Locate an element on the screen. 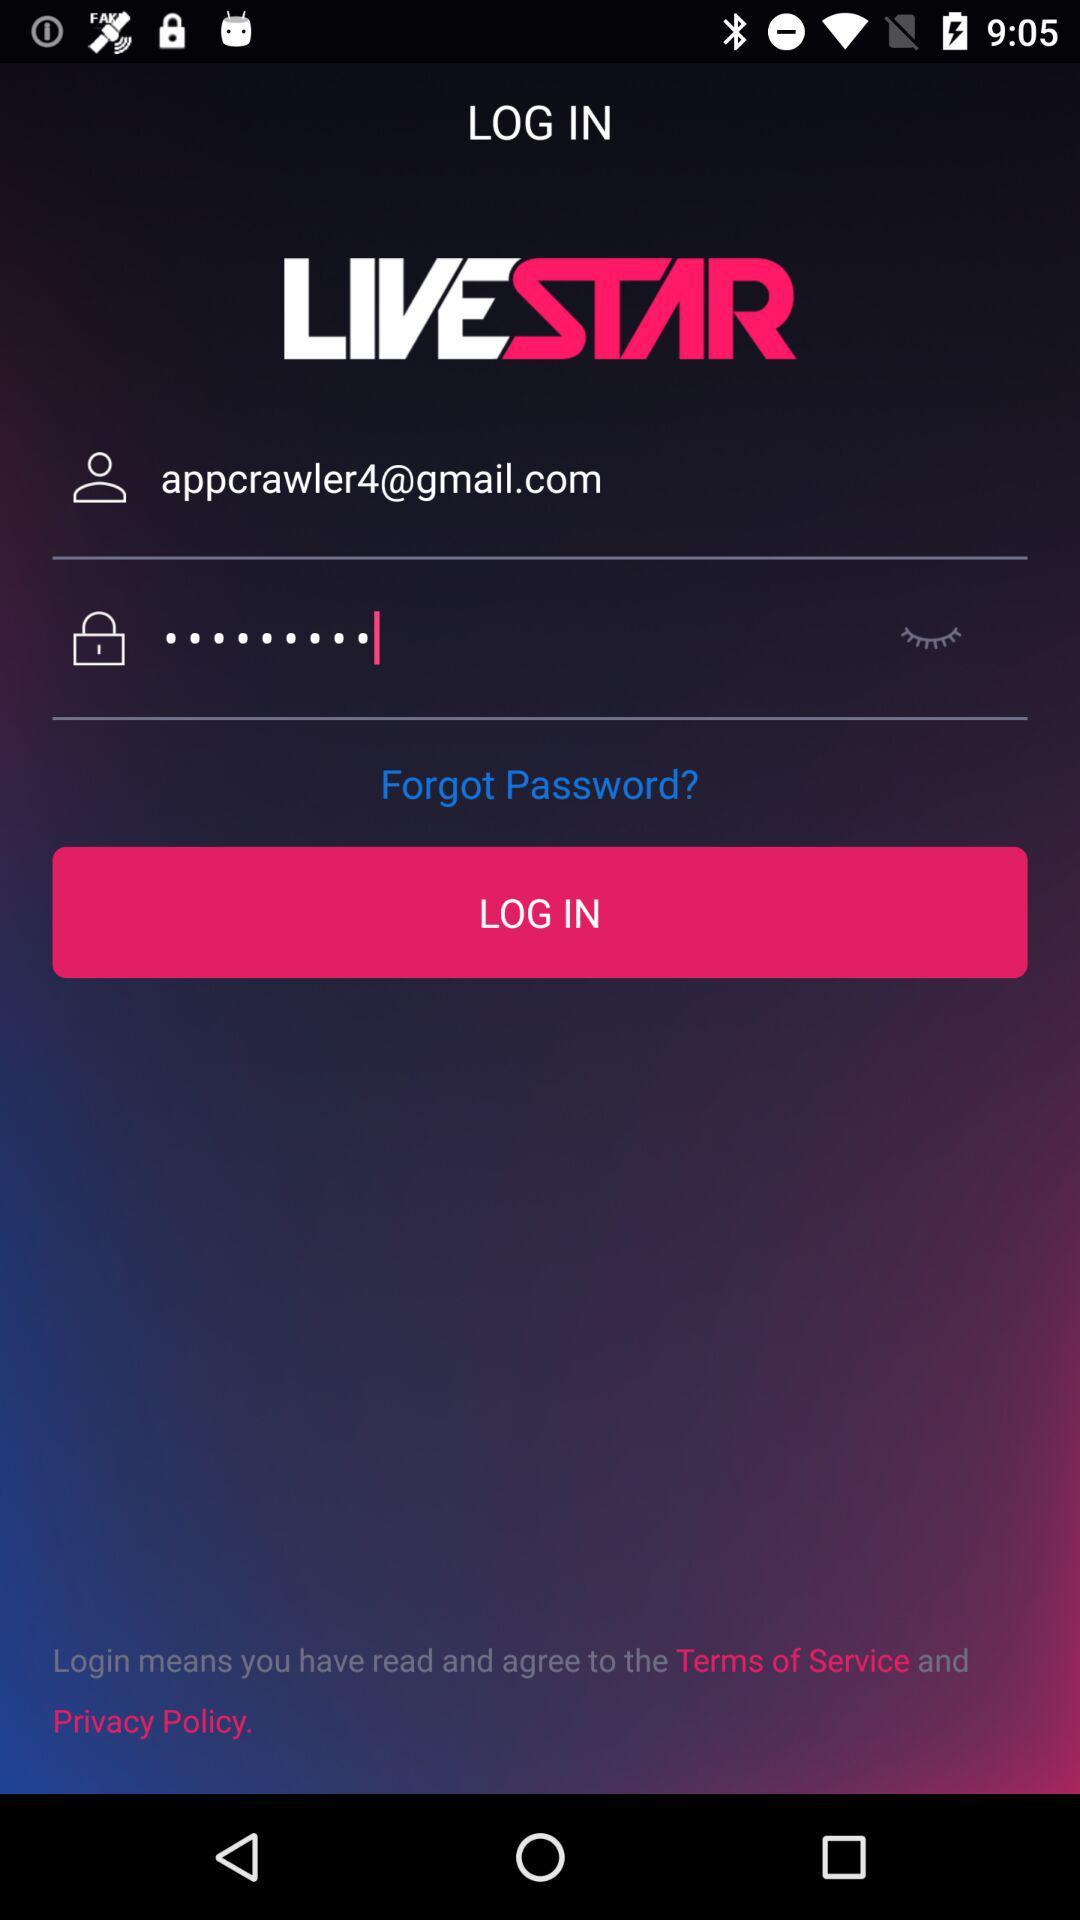 The width and height of the screenshot is (1080, 1920). login means you item is located at coordinates (540, 1688).